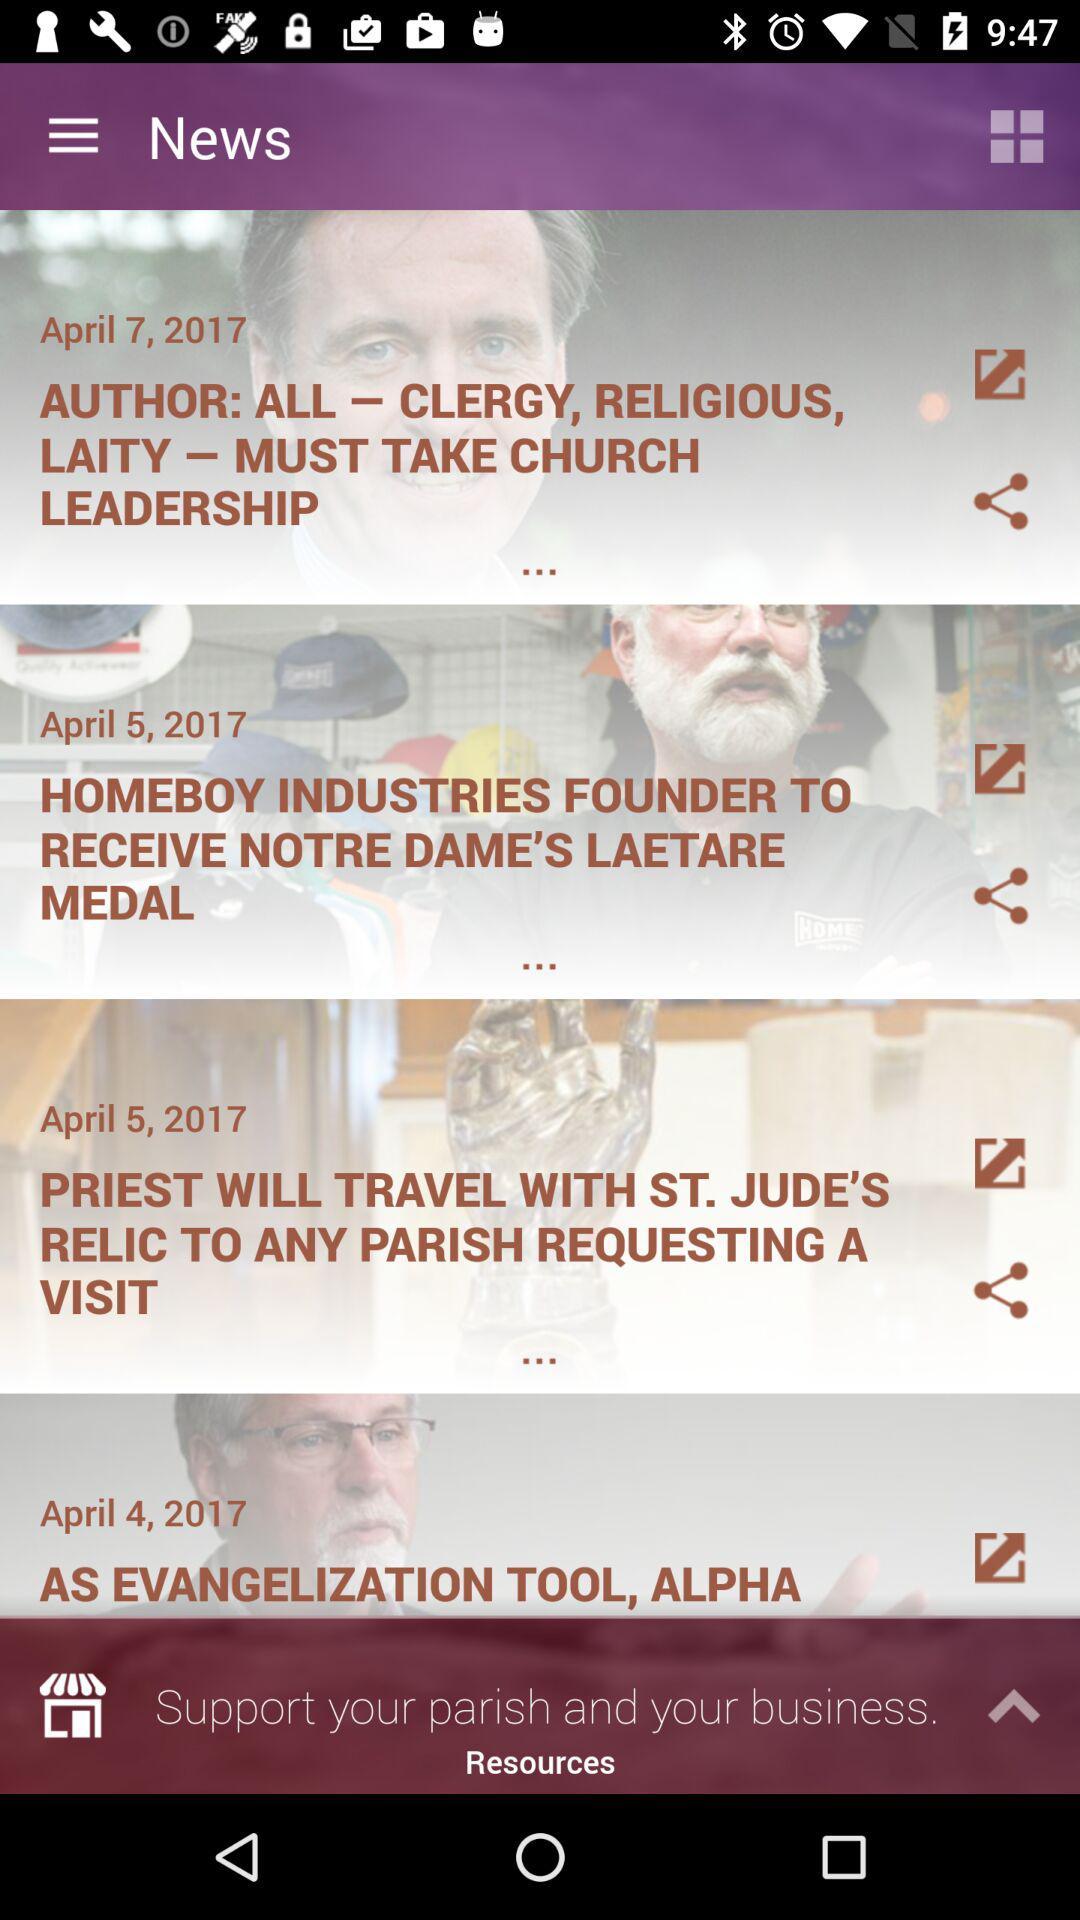 The height and width of the screenshot is (1920, 1080). I want to click on priest will travel item, so click(477, 1235).